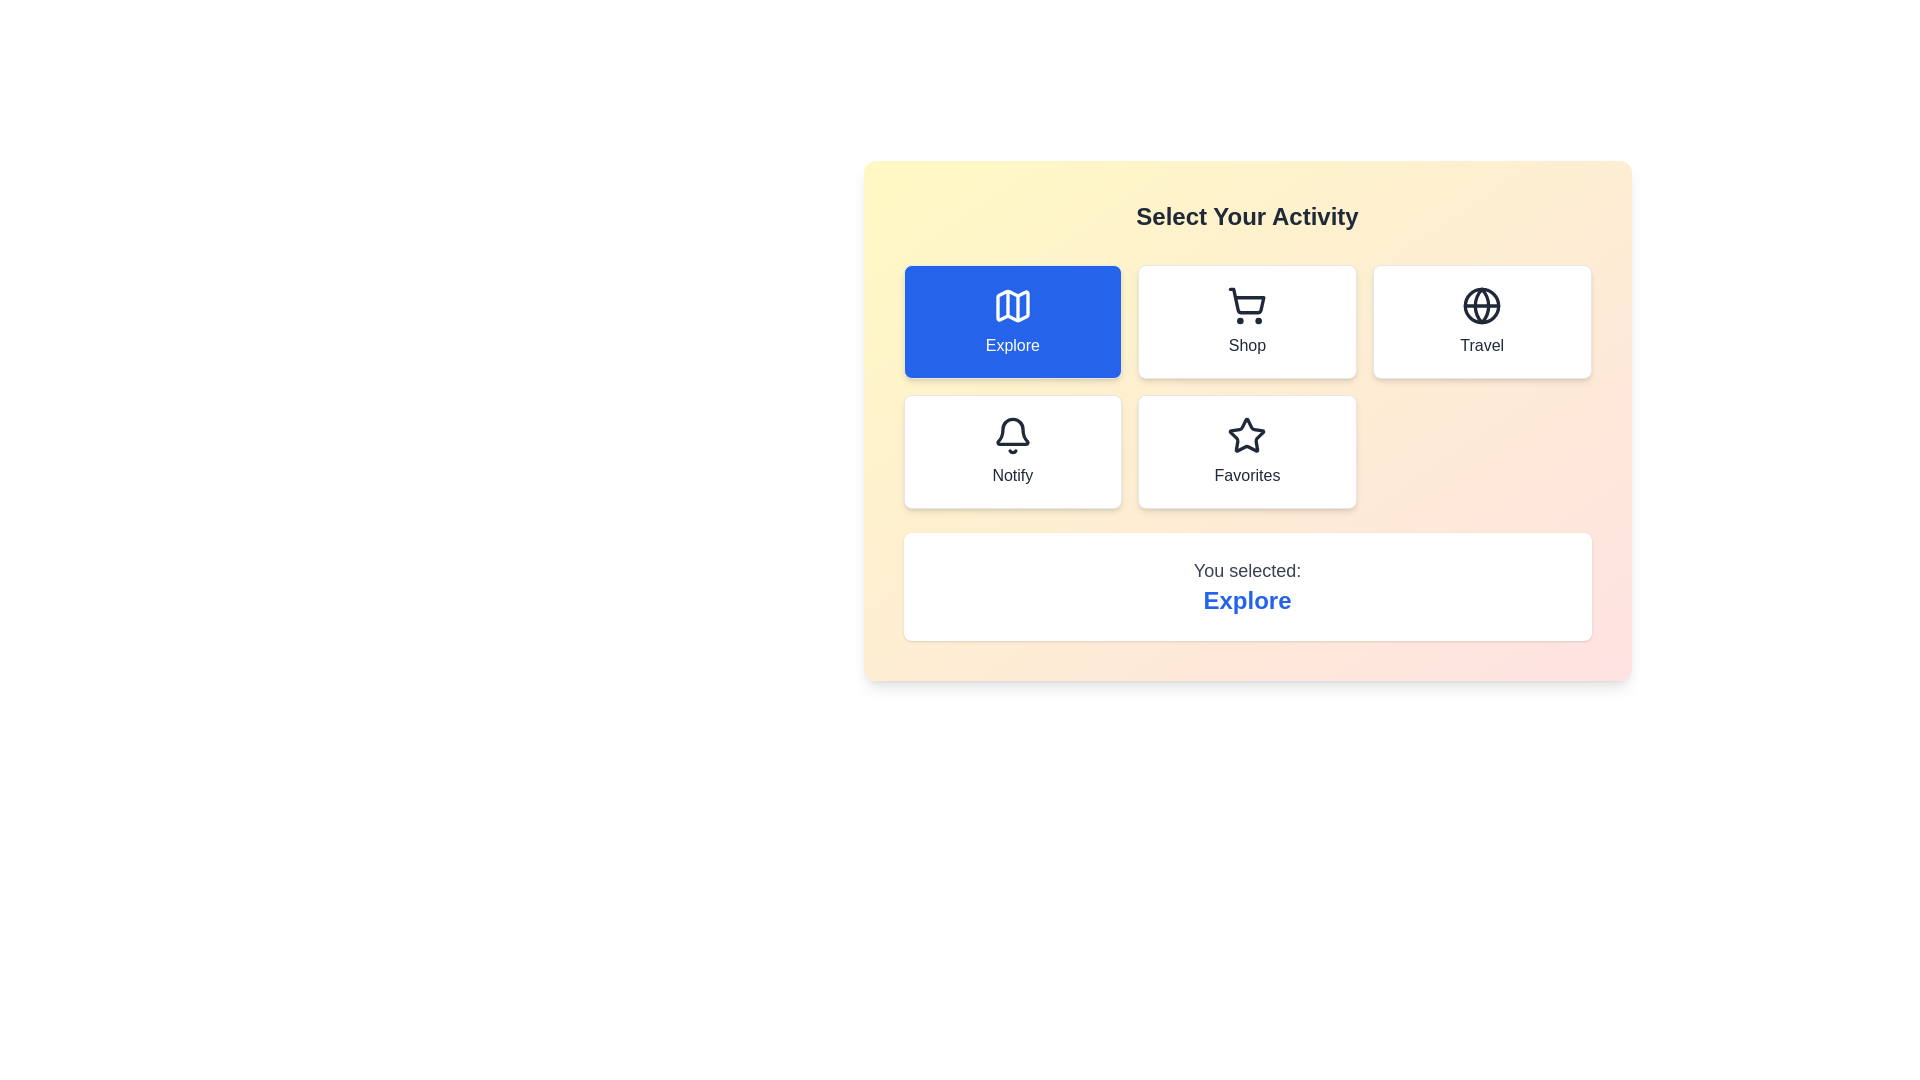  I want to click on the button corresponding to the activity Travel, so click(1482, 320).